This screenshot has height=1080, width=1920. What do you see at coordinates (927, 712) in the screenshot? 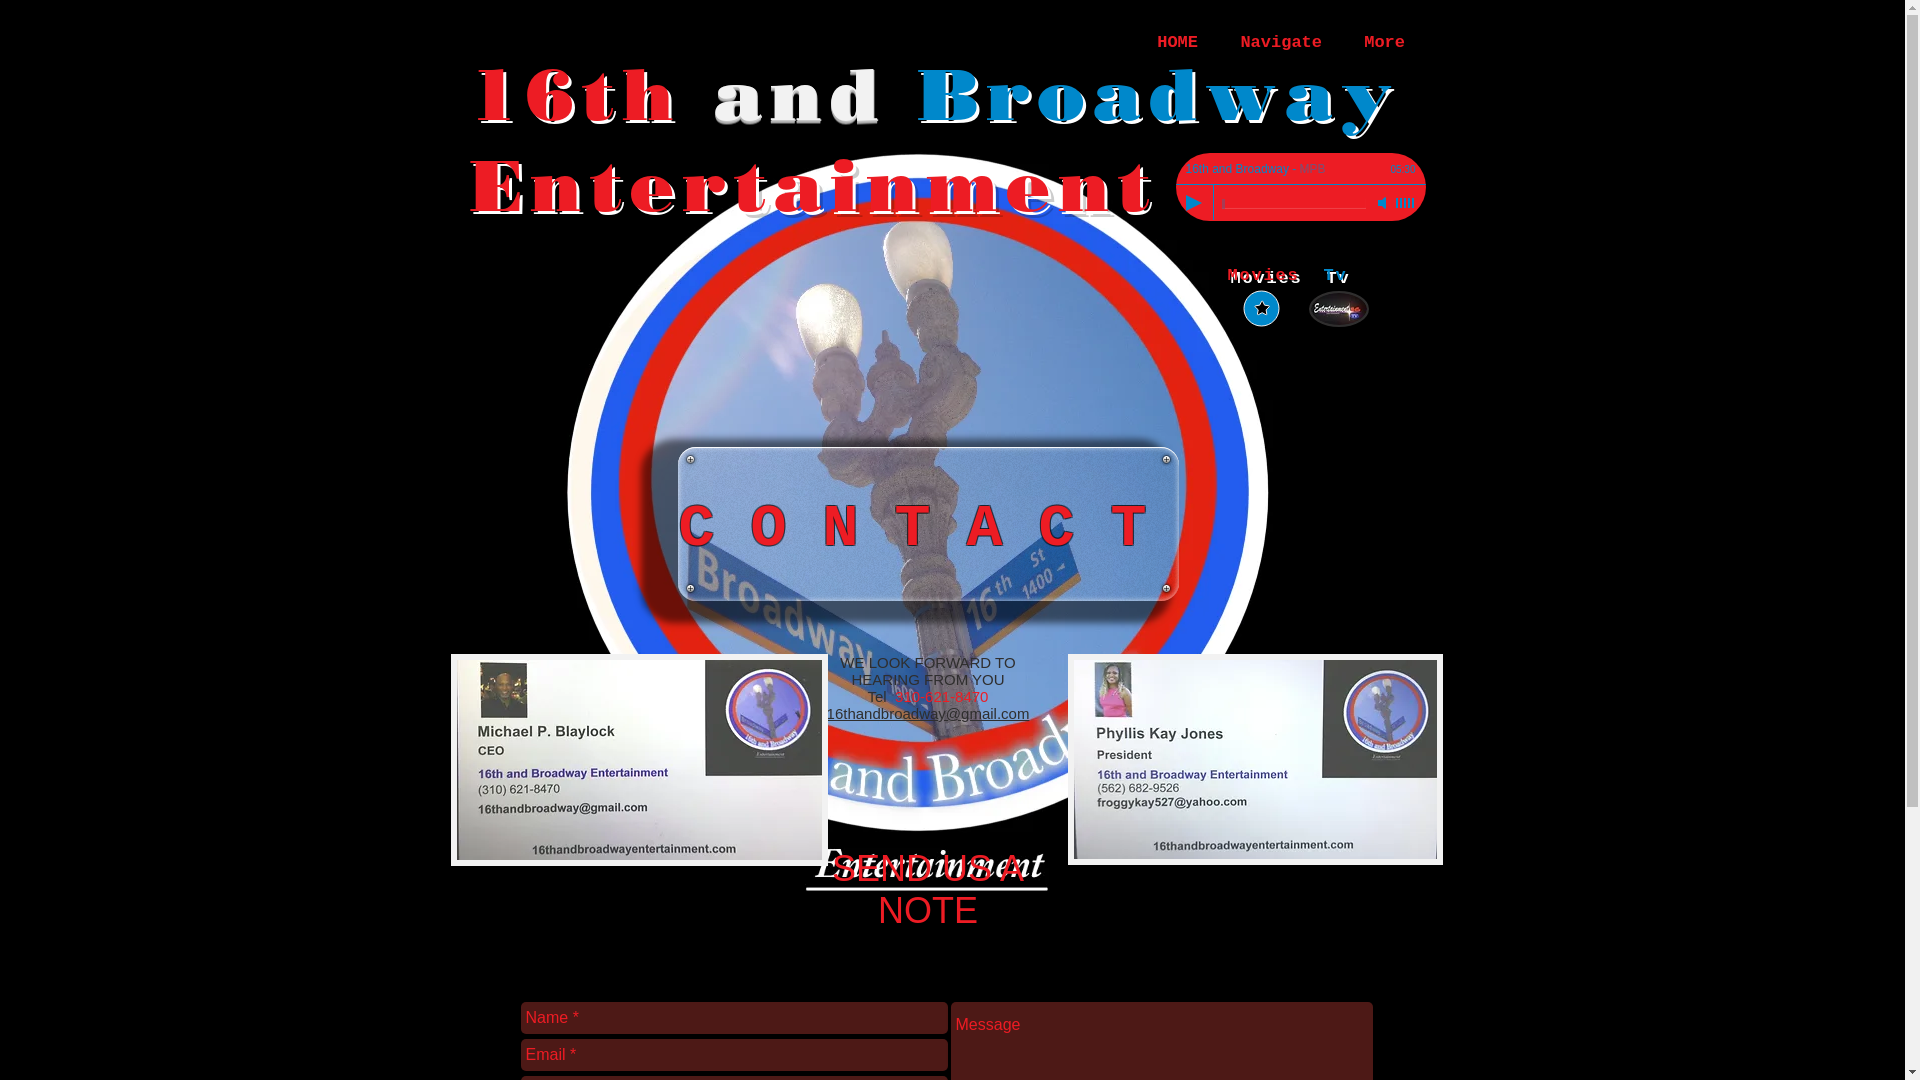
I see `'16thandbroadway@gmail.com'` at bounding box center [927, 712].